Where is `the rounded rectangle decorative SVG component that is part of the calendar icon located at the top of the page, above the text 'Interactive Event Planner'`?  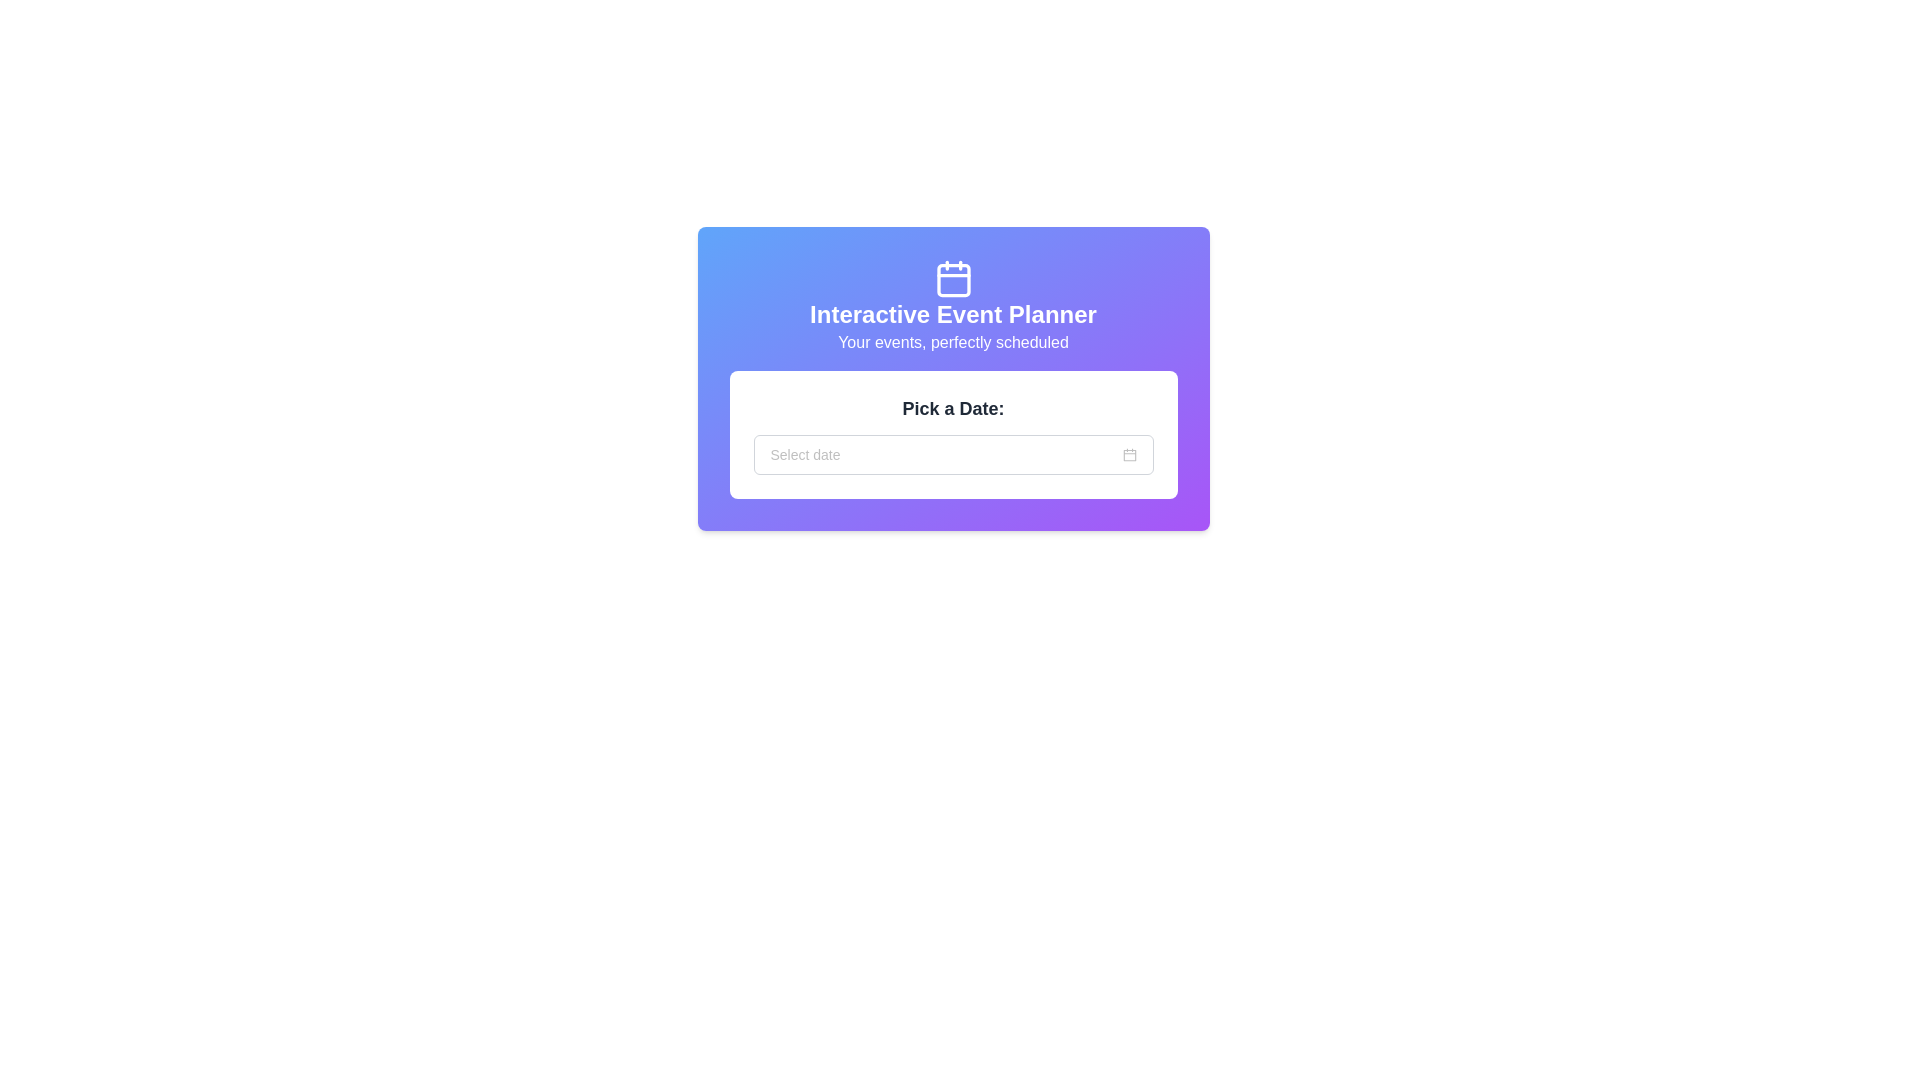 the rounded rectangle decorative SVG component that is part of the calendar icon located at the top of the page, above the text 'Interactive Event Planner' is located at coordinates (952, 280).